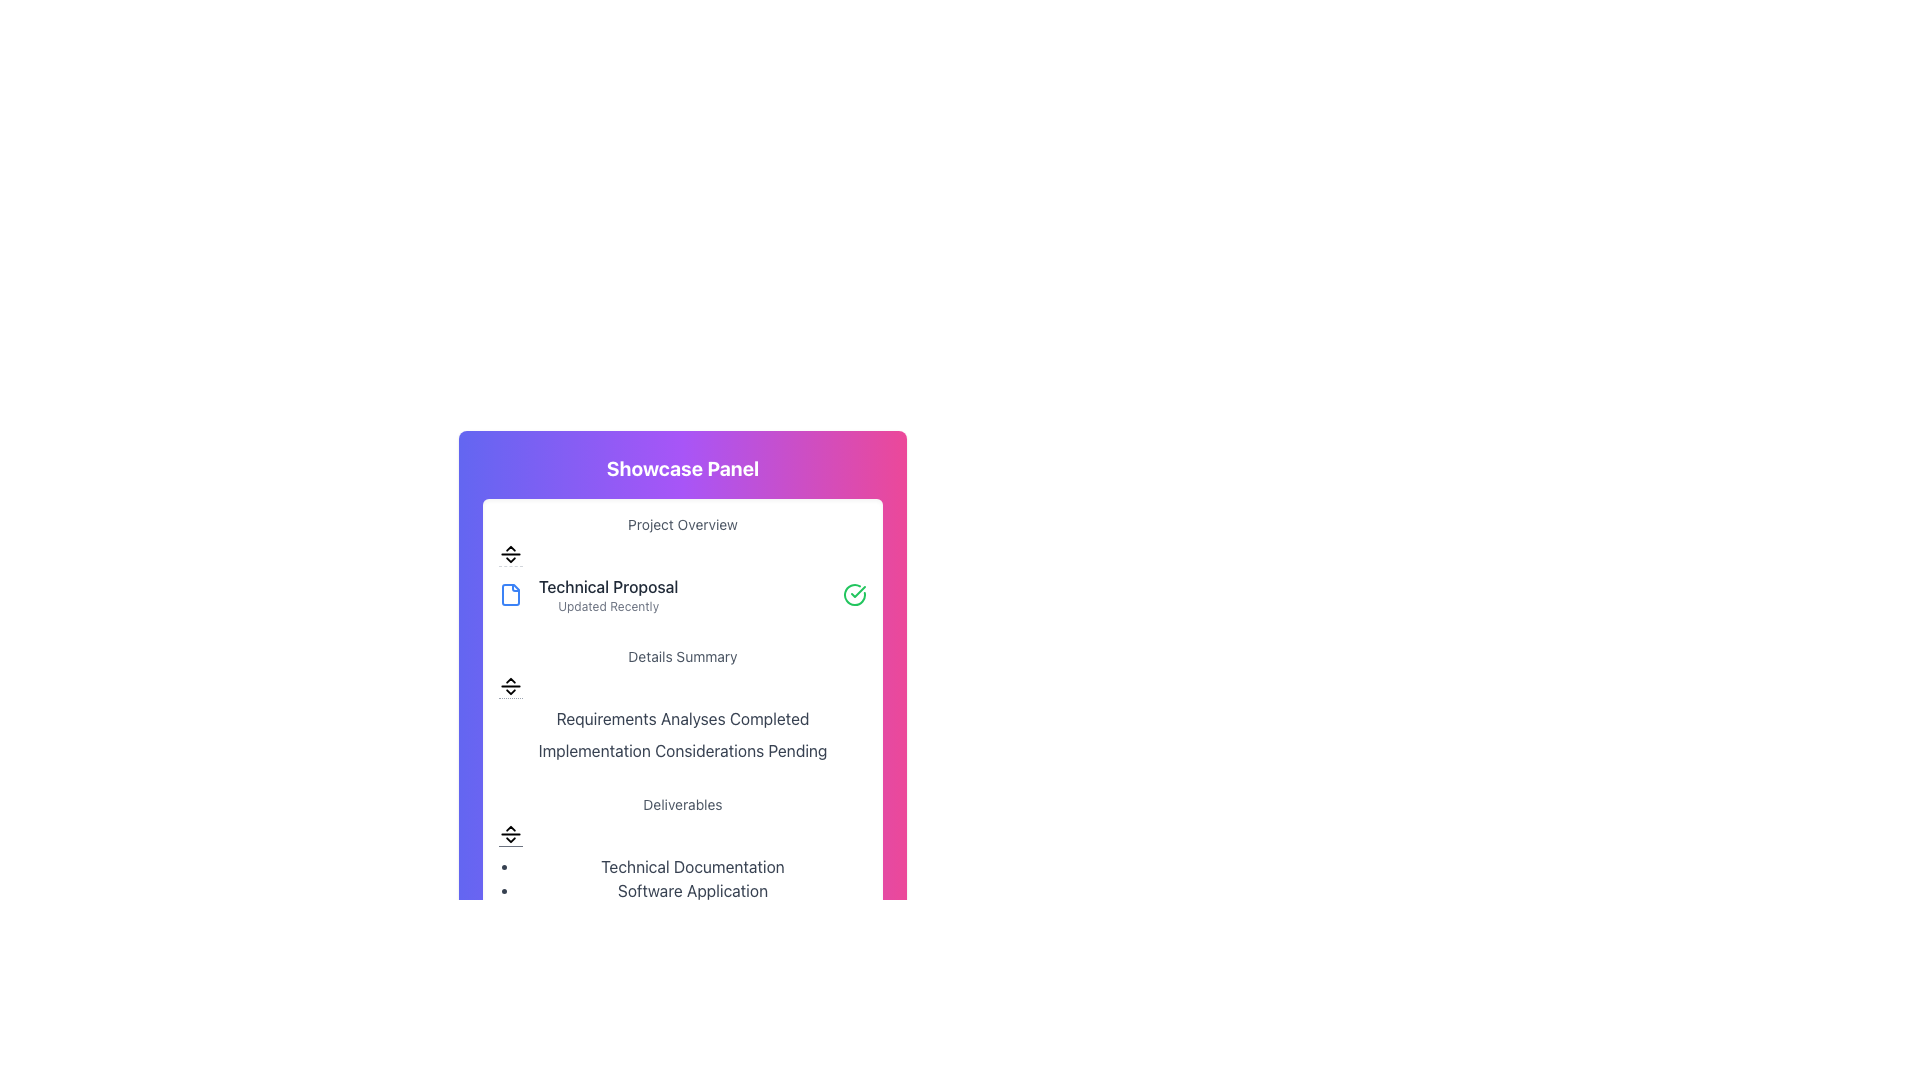  Describe the element at coordinates (682, 523) in the screenshot. I see `the 'Project Overview' text label, which serves as a title or header for the subsequent content, appearing above the separator and the 'Technical Proposal' section` at that location.